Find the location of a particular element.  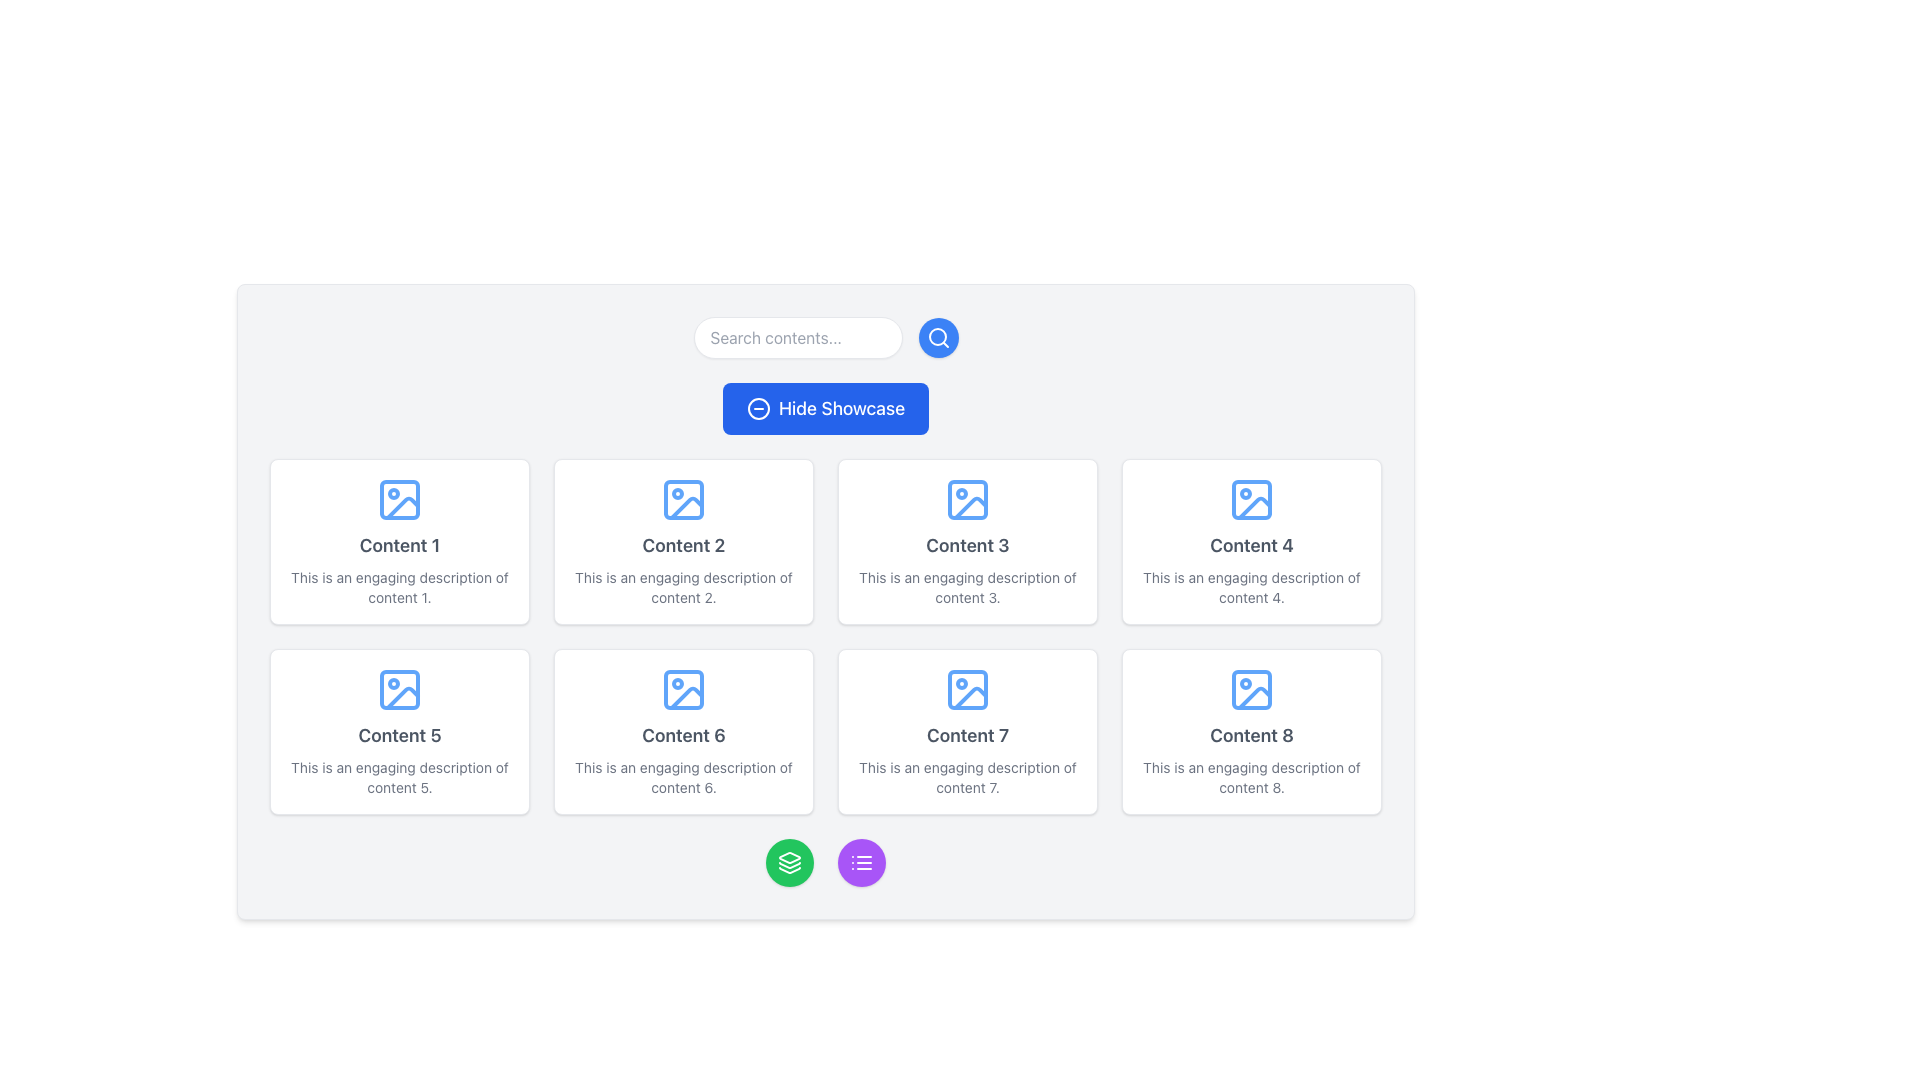

the text block that provides descriptive details about 'Content 4', located in the top-right quadrant of a grid layout, directly below the text 'Content 4' is located at coordinates (1251, 586).